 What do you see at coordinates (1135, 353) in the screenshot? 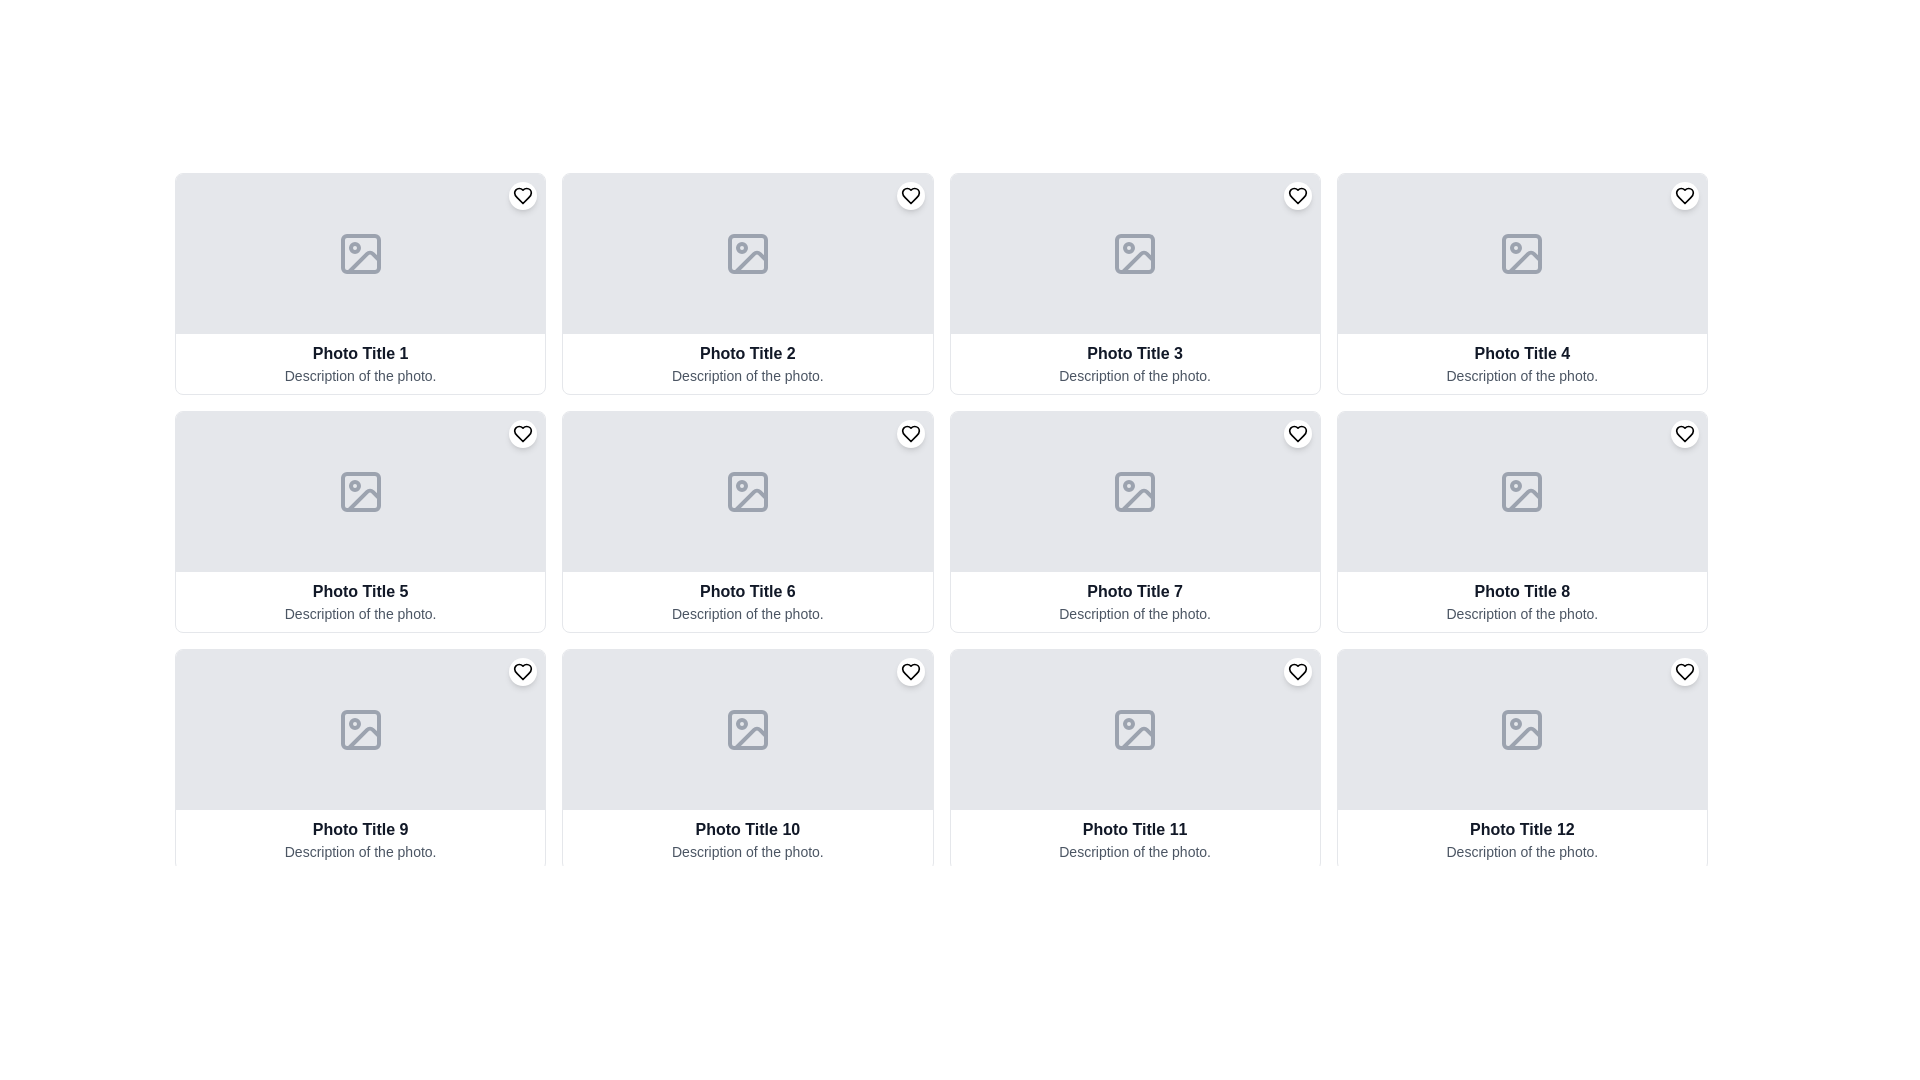
I see `the text label that reads 'Photo Title 3', which is styled with bold, dark-gray text and is located in the third card of the top row in a grid layout` at bounding box center [1135, 353].